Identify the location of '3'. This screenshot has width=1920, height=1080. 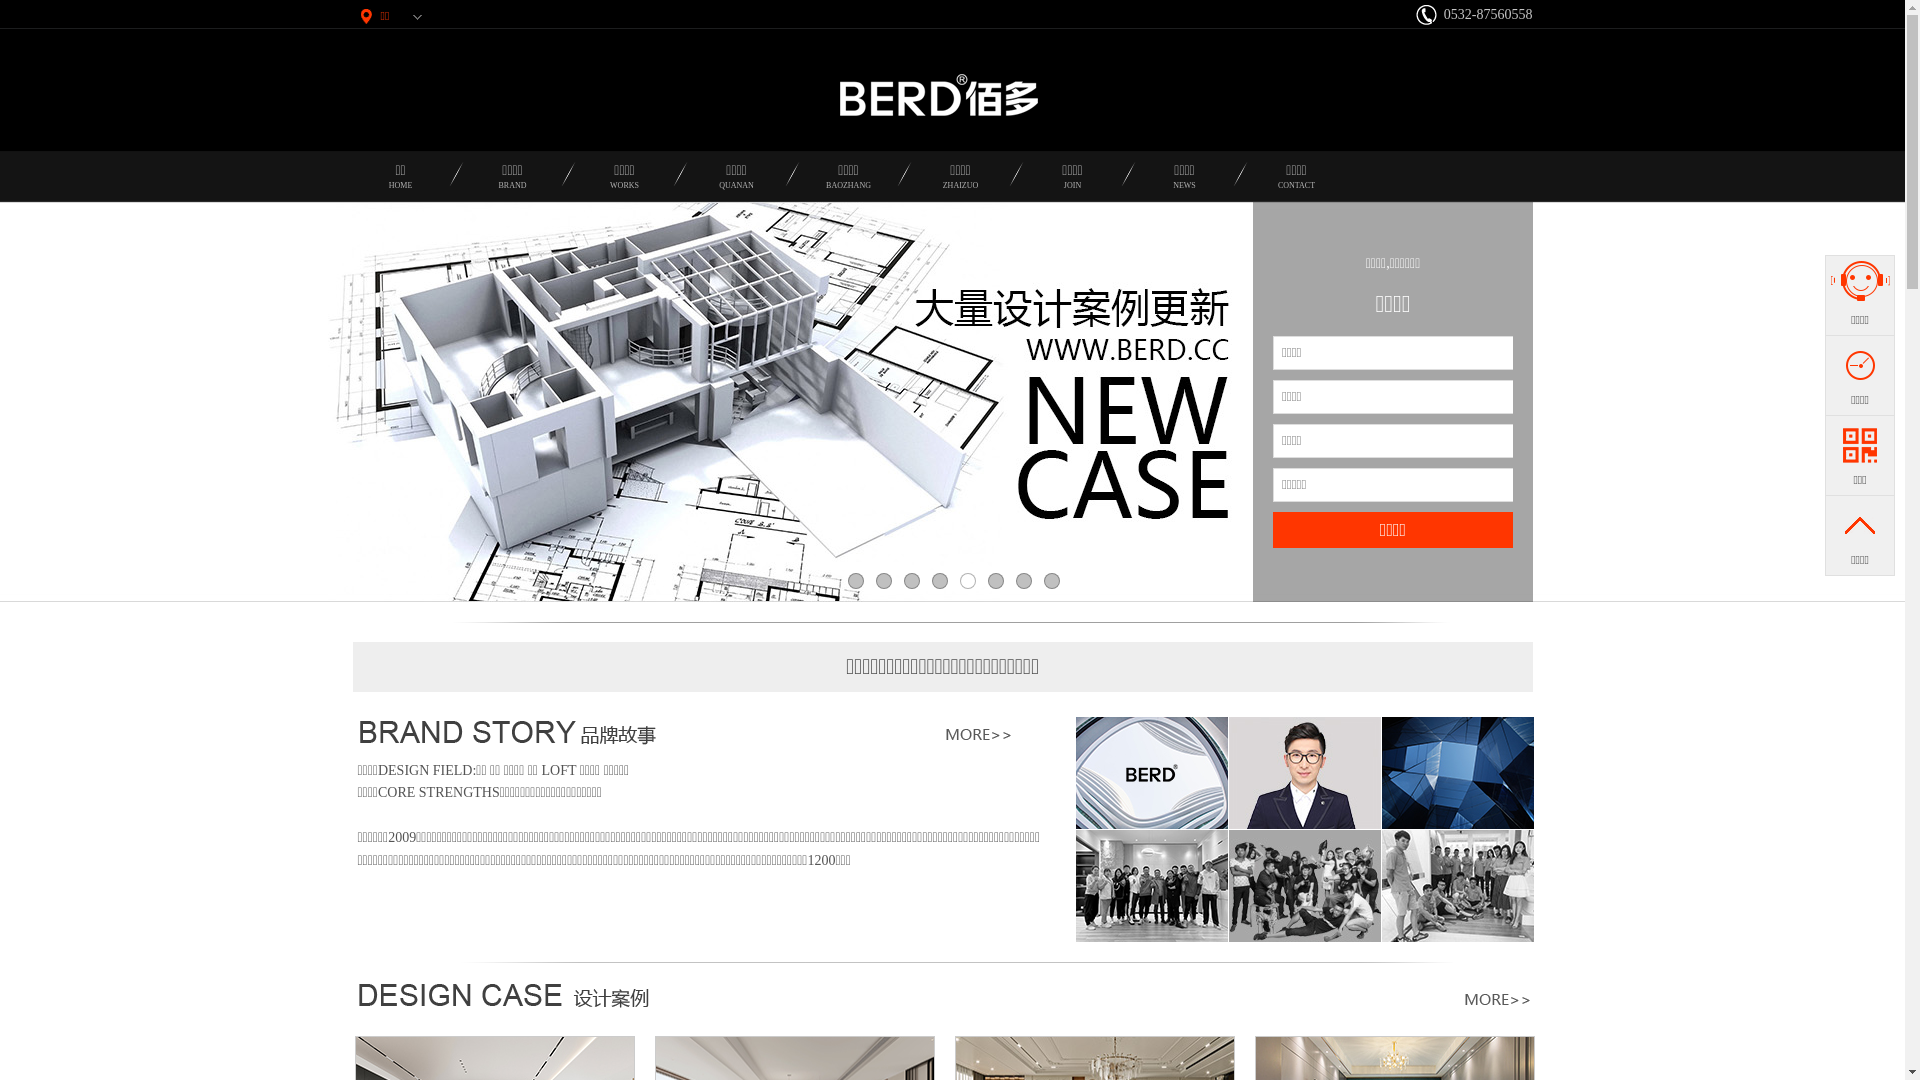
(911, 581).